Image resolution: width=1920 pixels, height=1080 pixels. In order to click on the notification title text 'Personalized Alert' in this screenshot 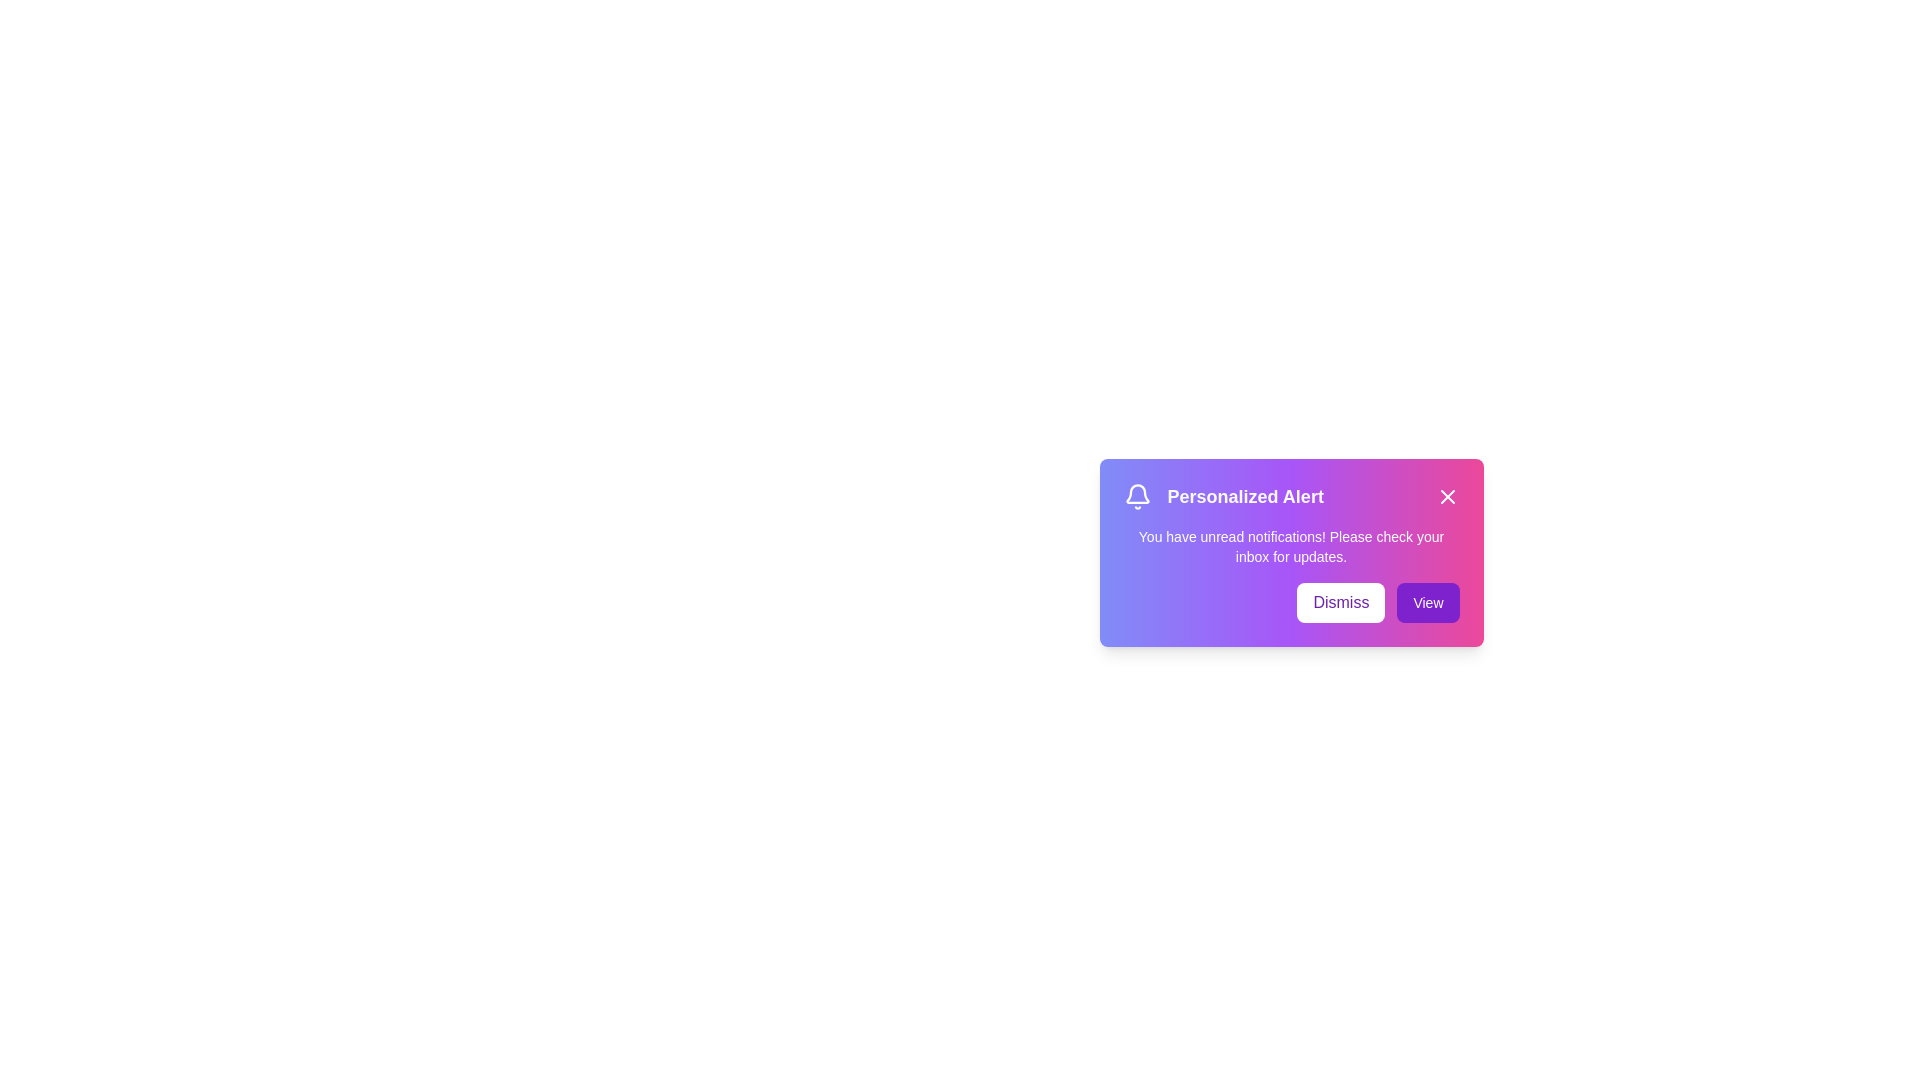, I will do `click(1291, 496)`.